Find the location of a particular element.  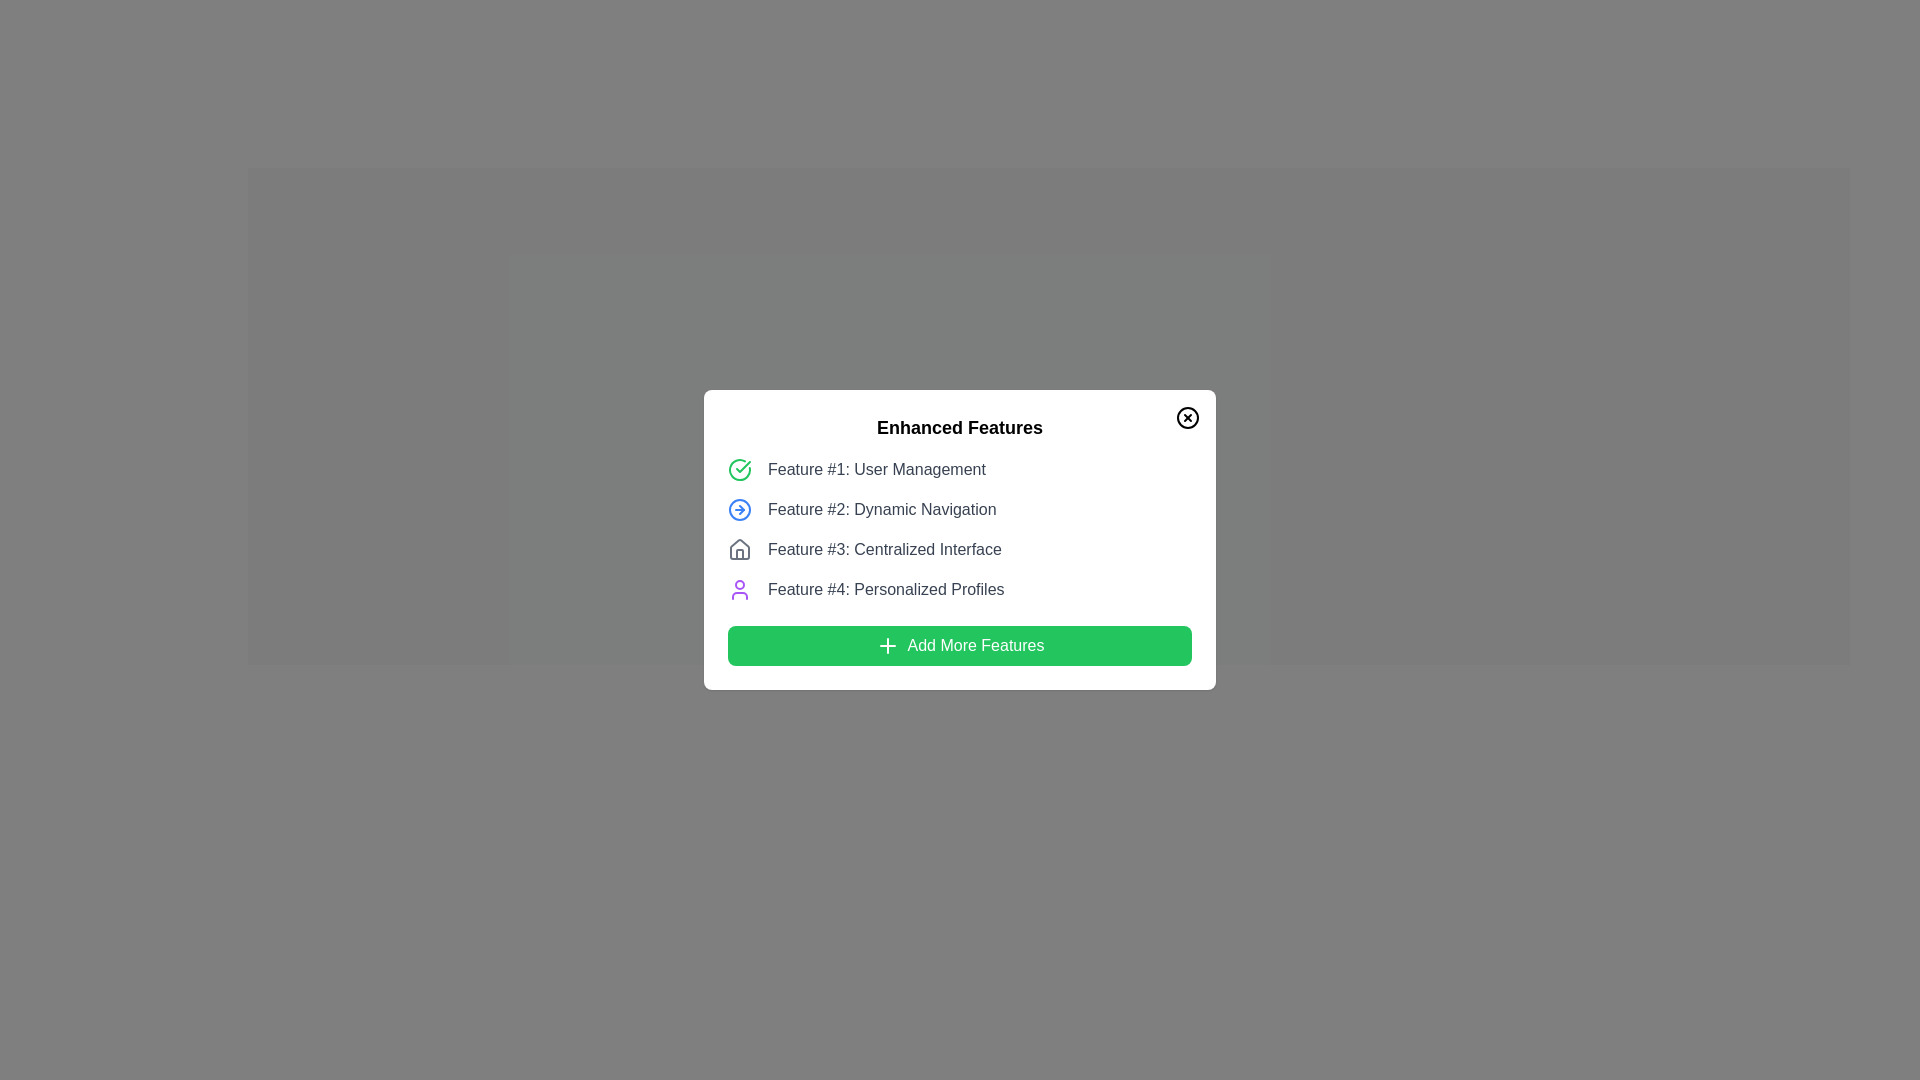

the text label displaying 'Enhanced Features' in bold font style, which is located at the top segment of the interface within a rounded white background is located at coordinates (960, 427).